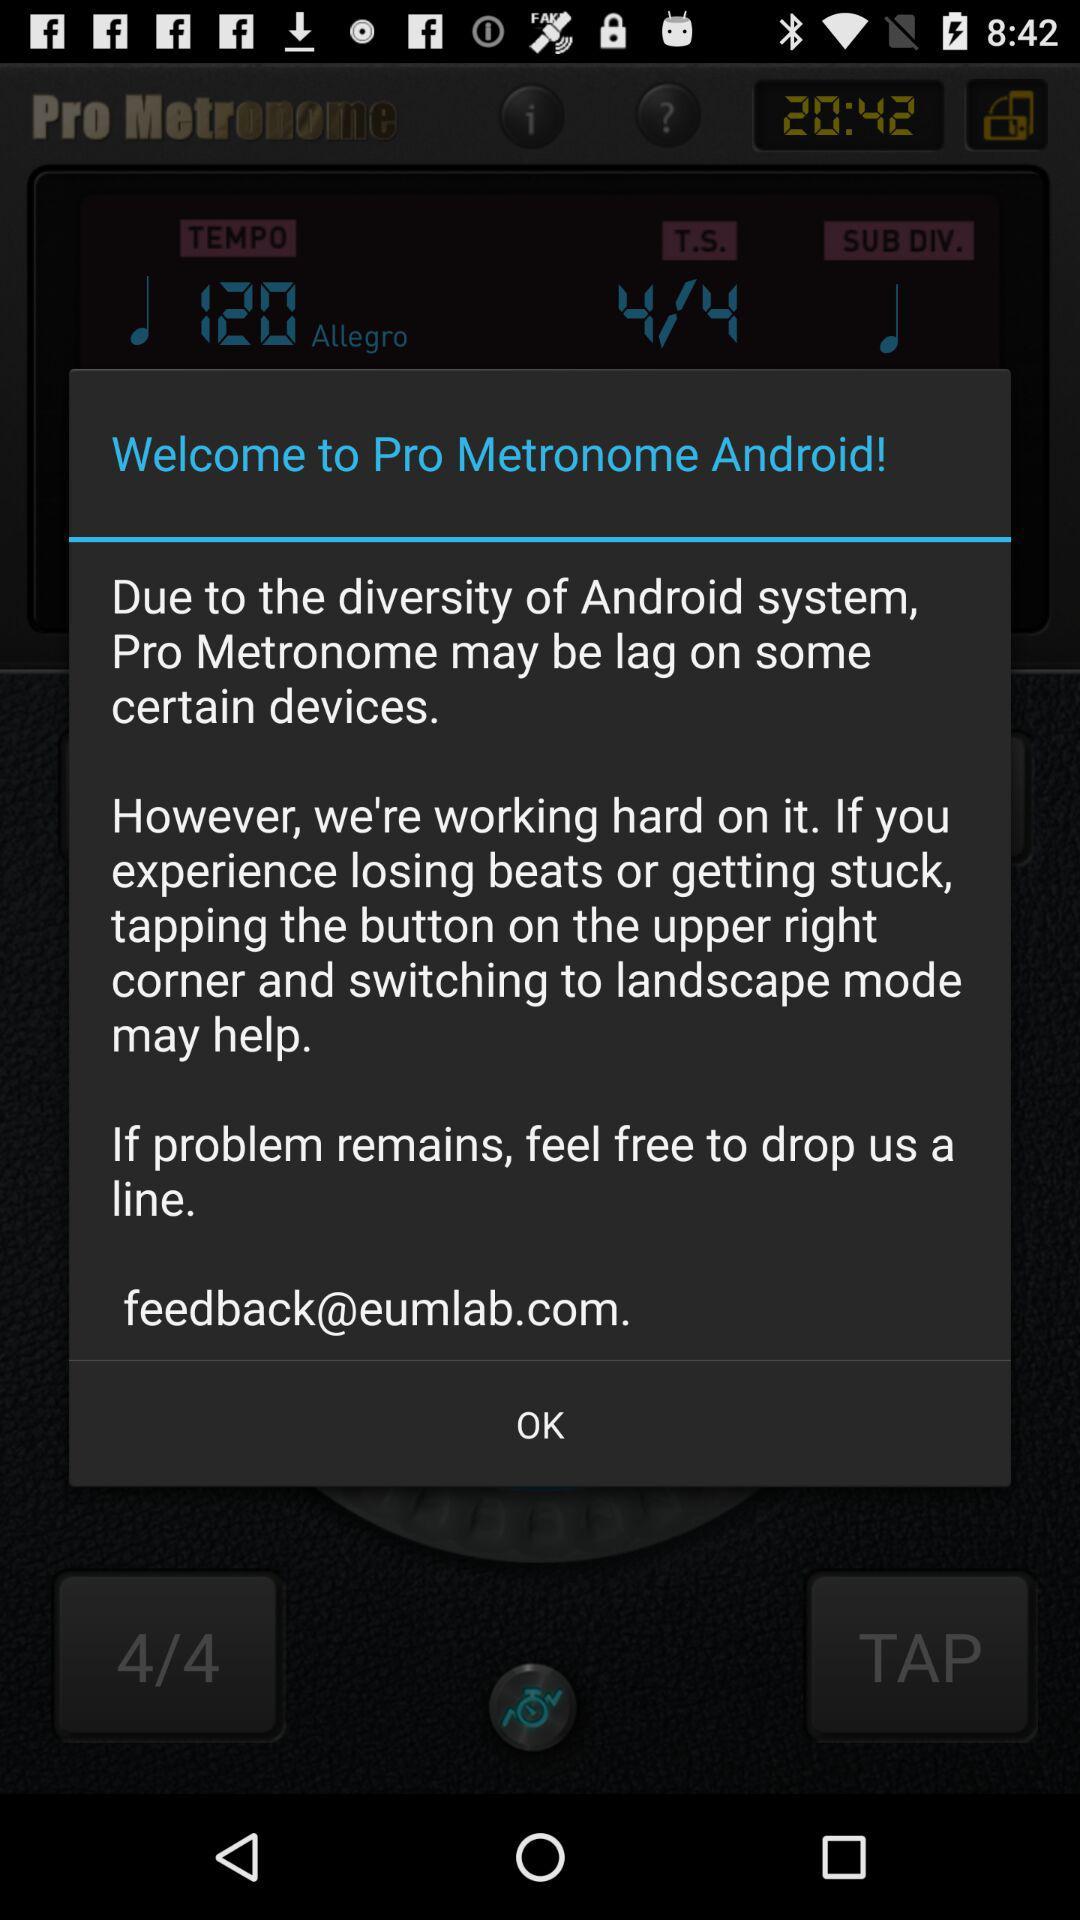 The image size is (1080, 1920). I want to click on app below due to the item, so click(540, 1423).